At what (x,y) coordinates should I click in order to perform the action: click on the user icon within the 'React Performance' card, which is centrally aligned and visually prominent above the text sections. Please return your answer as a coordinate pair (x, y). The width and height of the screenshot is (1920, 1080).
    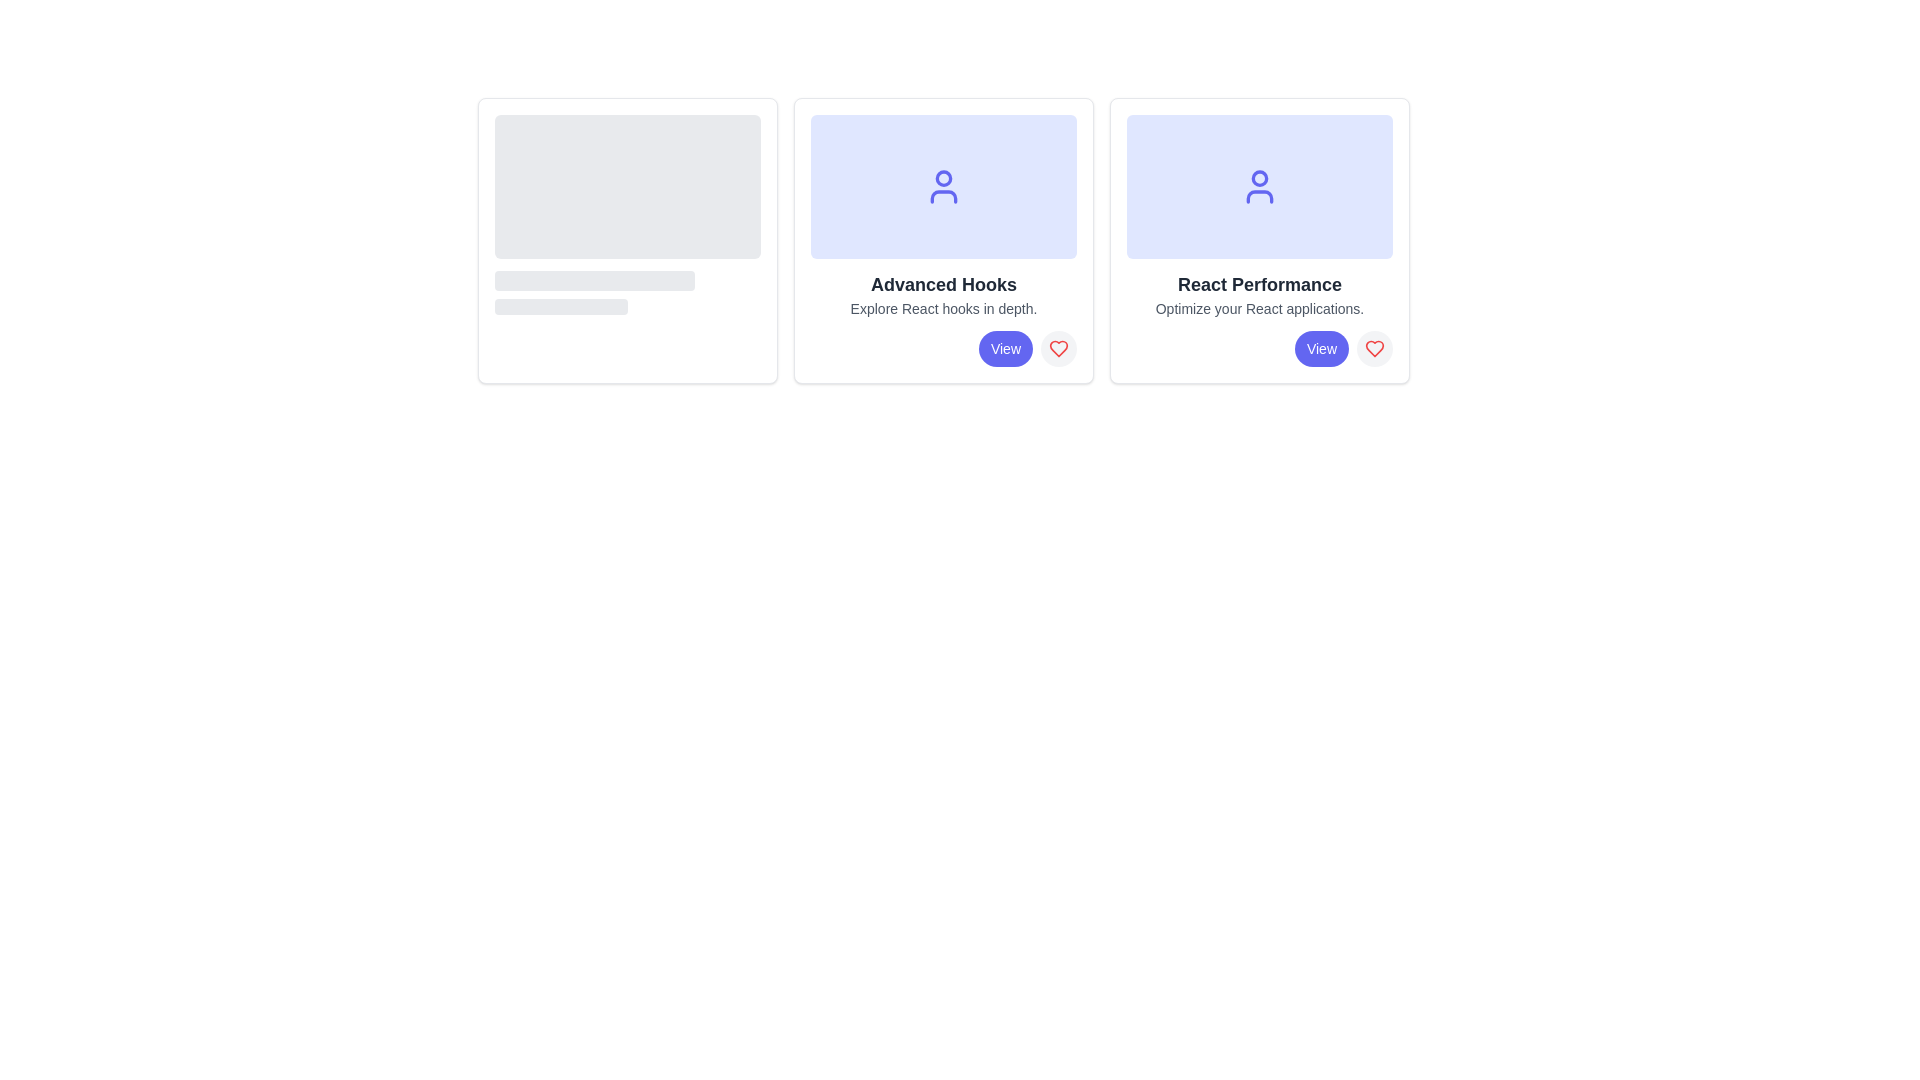
    Looking at the image, I should click on (1258, 186).